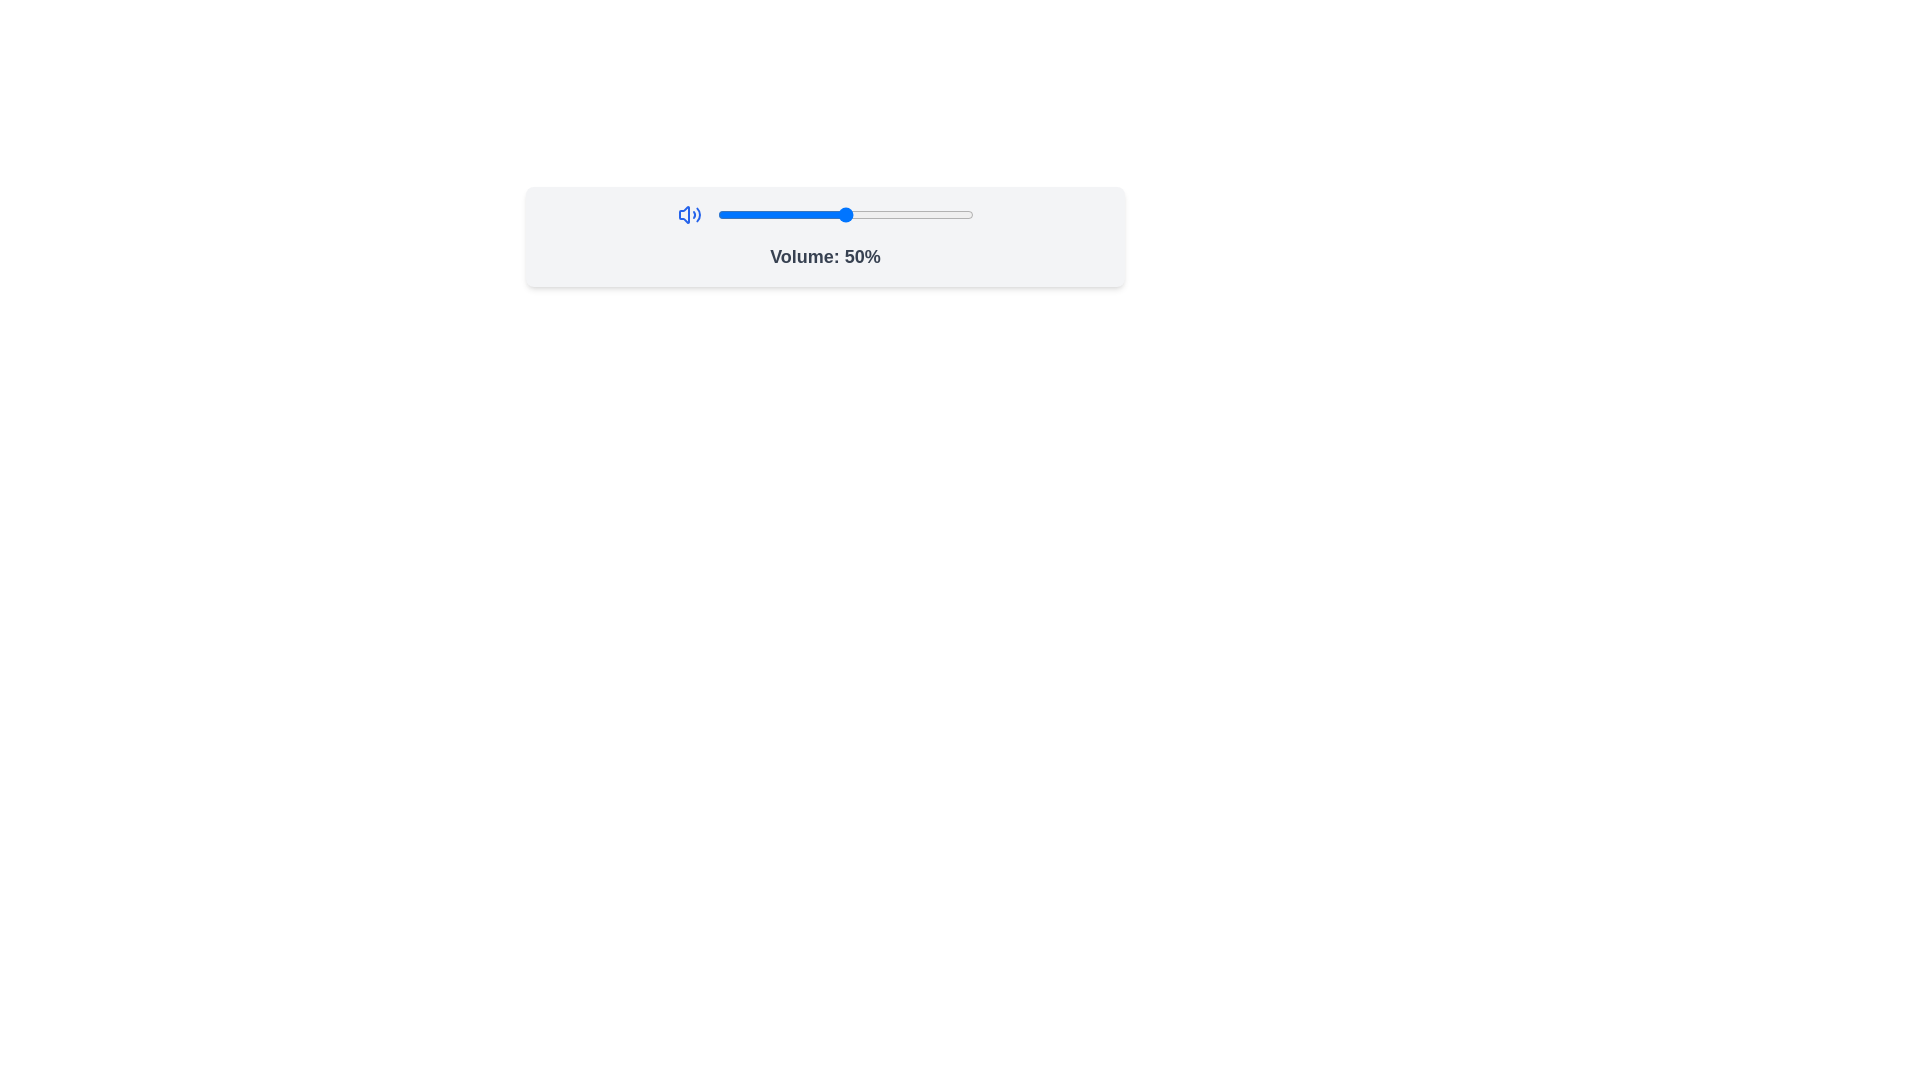 The width and height of the screenshot is (1920, 1080). What do you see at coordinates (926, 215) in the screenshot?
I see `the volume` at bounding box center [926, 215].